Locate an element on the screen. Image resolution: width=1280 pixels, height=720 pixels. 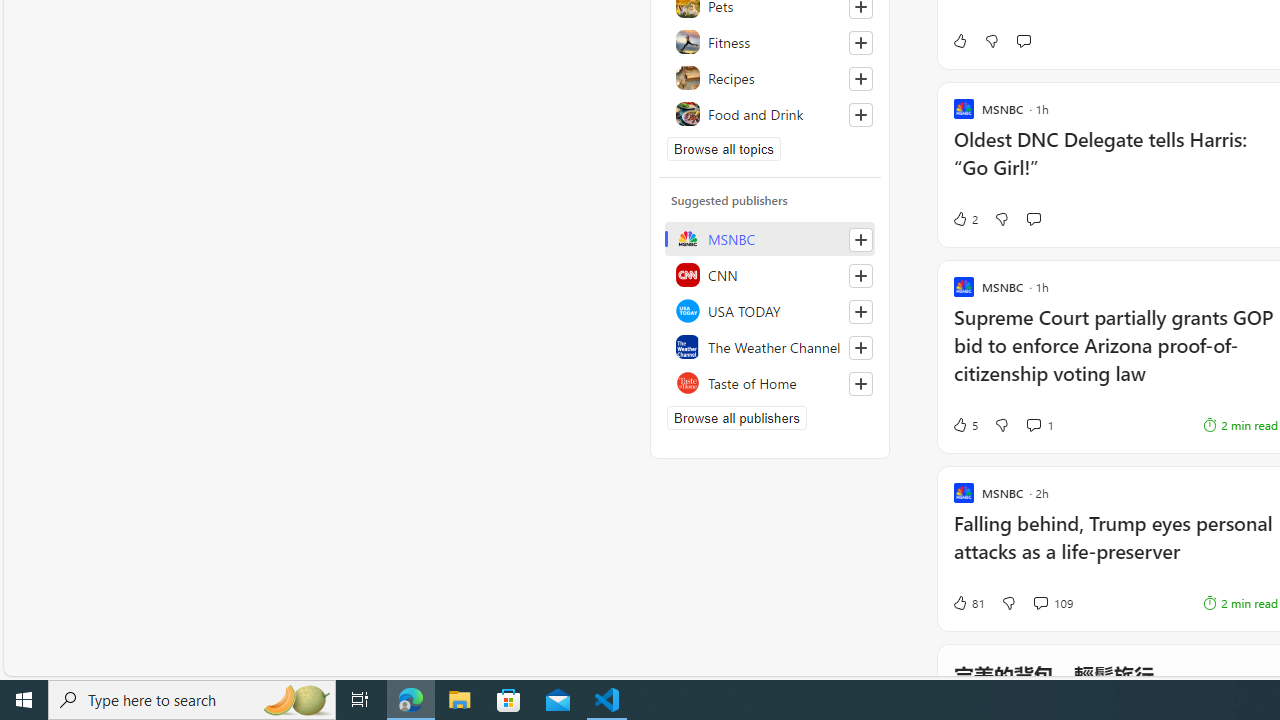
'Browse all publishers' is located at coordinates (735, 416).